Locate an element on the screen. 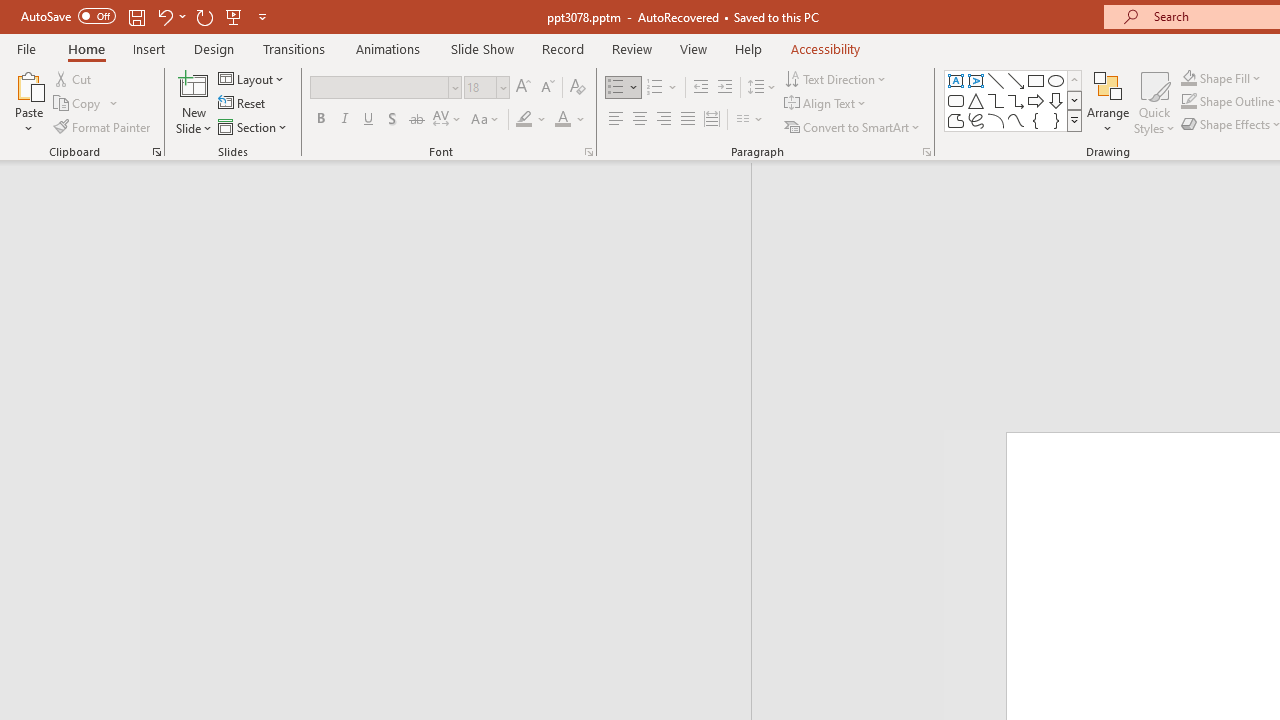 This screenshot has height=720, width=1280. 'Distributed' is located at coordinates (712, 119).